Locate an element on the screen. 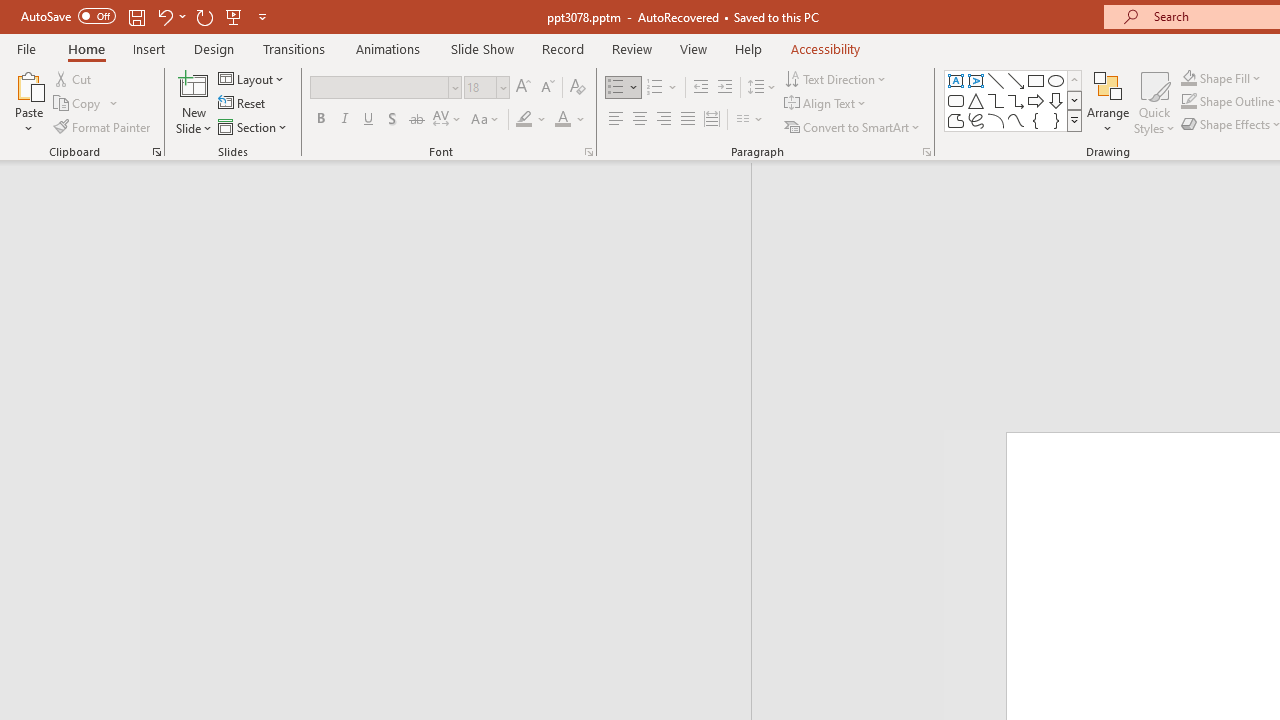 This screenshot has height=720, width=1280. 'Distributed' is located at coordinates (712, 119).